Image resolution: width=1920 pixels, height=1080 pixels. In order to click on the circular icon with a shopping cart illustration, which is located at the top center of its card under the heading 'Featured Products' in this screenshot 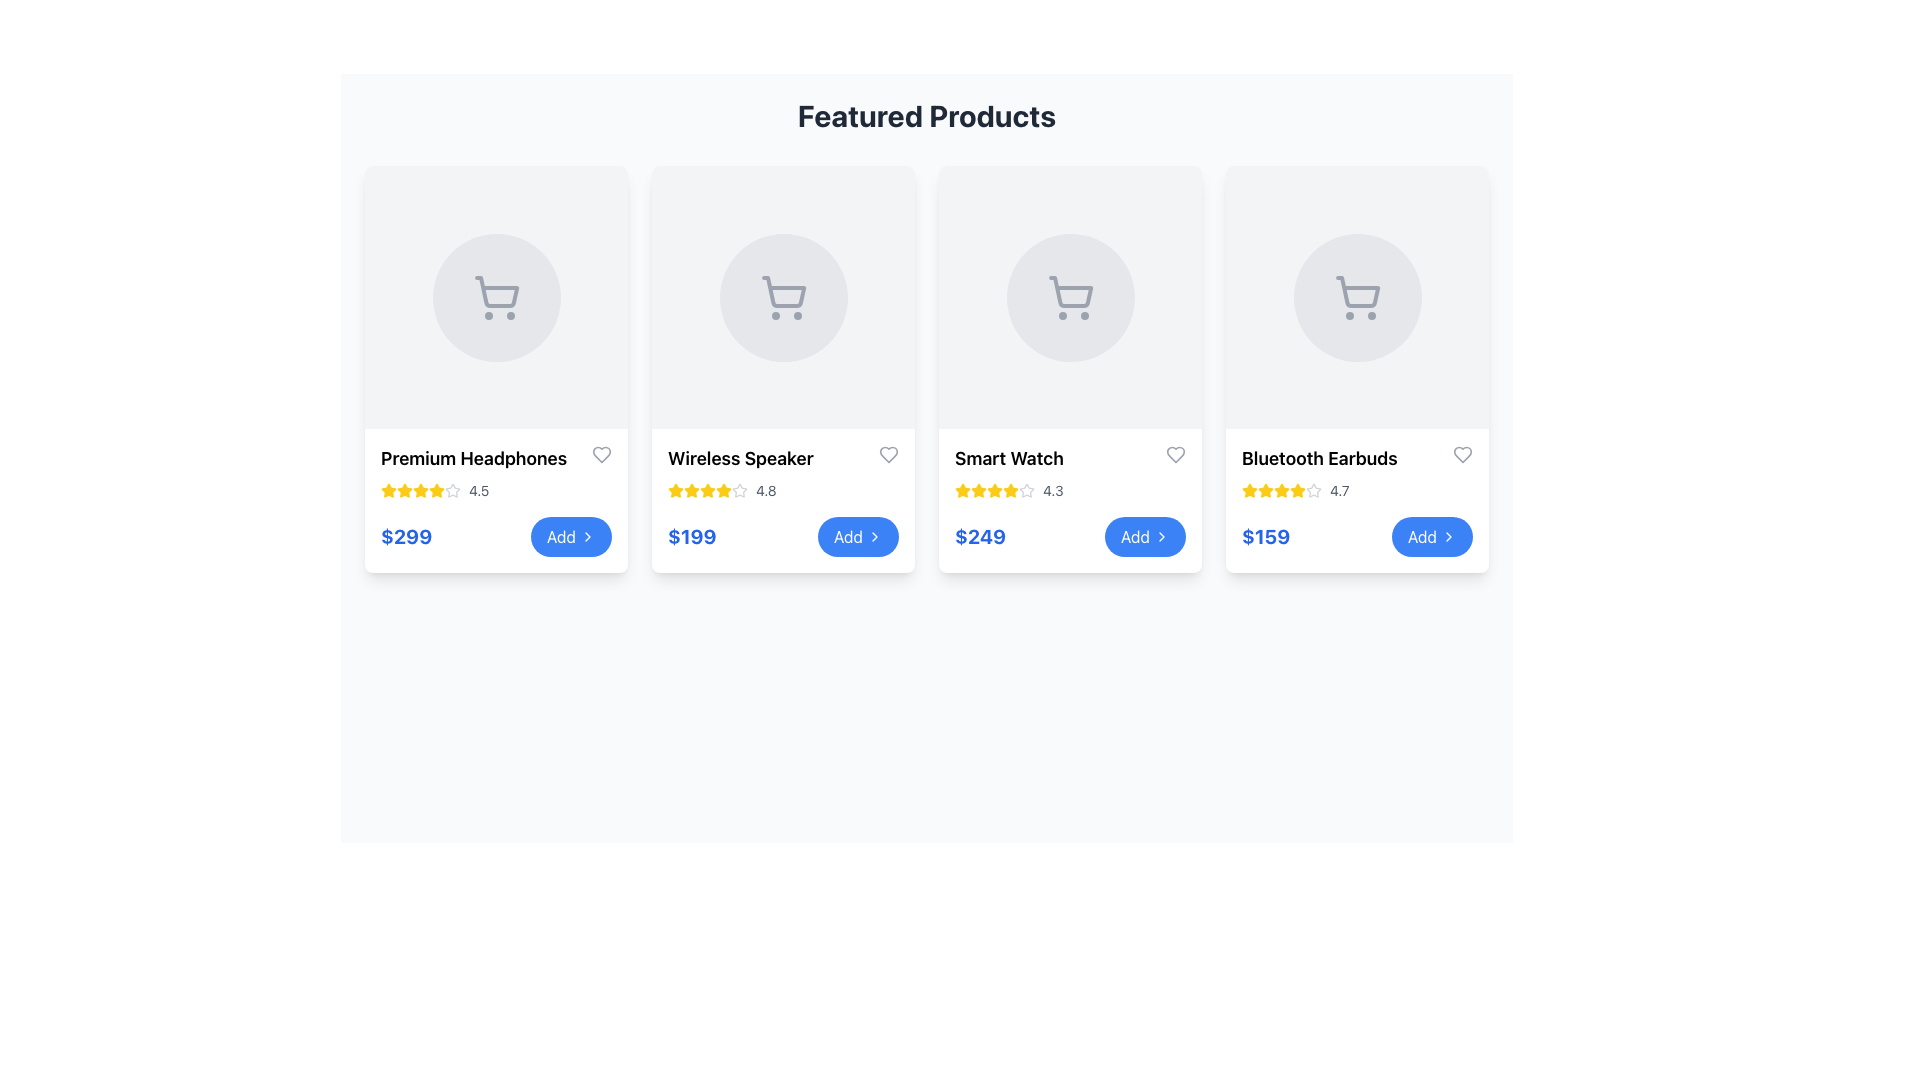, I will do `click(496, 297)`.